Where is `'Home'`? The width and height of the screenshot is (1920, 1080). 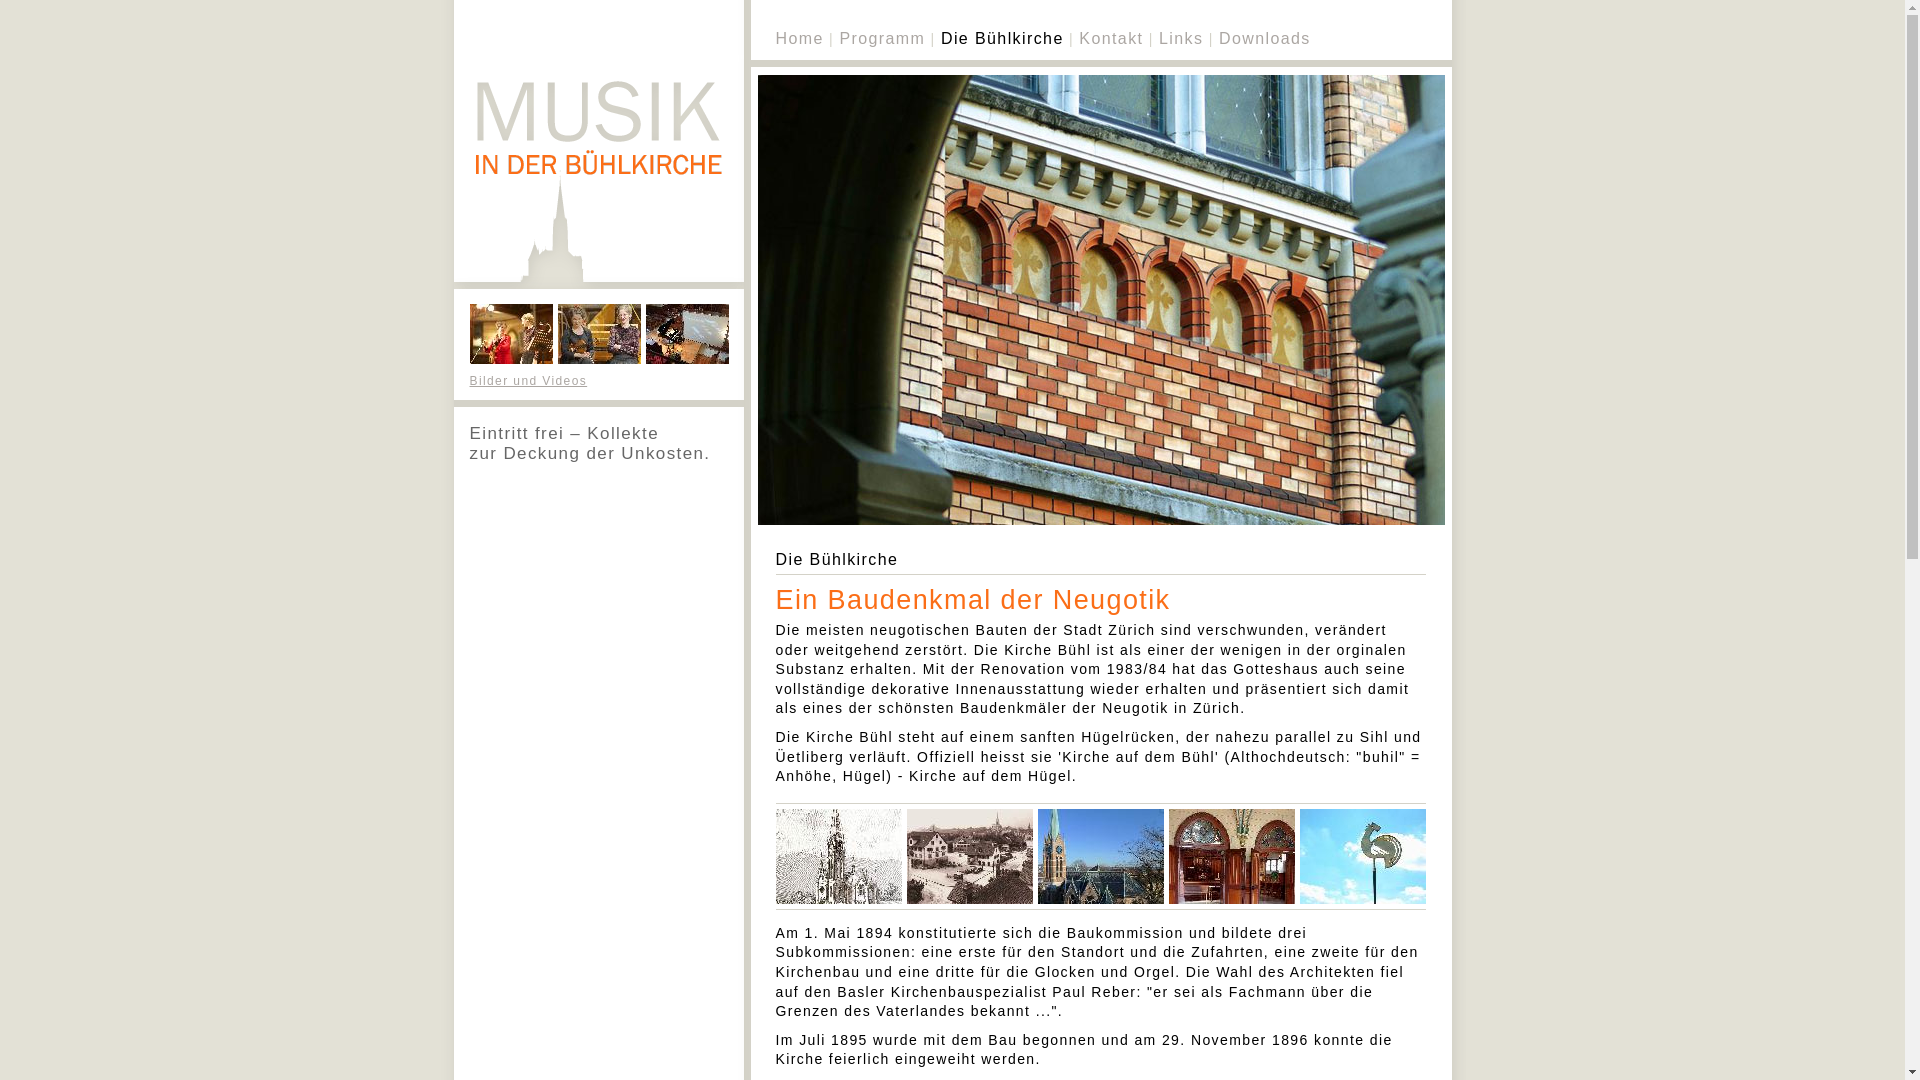
'Home' is located at coordinates (800, 38).